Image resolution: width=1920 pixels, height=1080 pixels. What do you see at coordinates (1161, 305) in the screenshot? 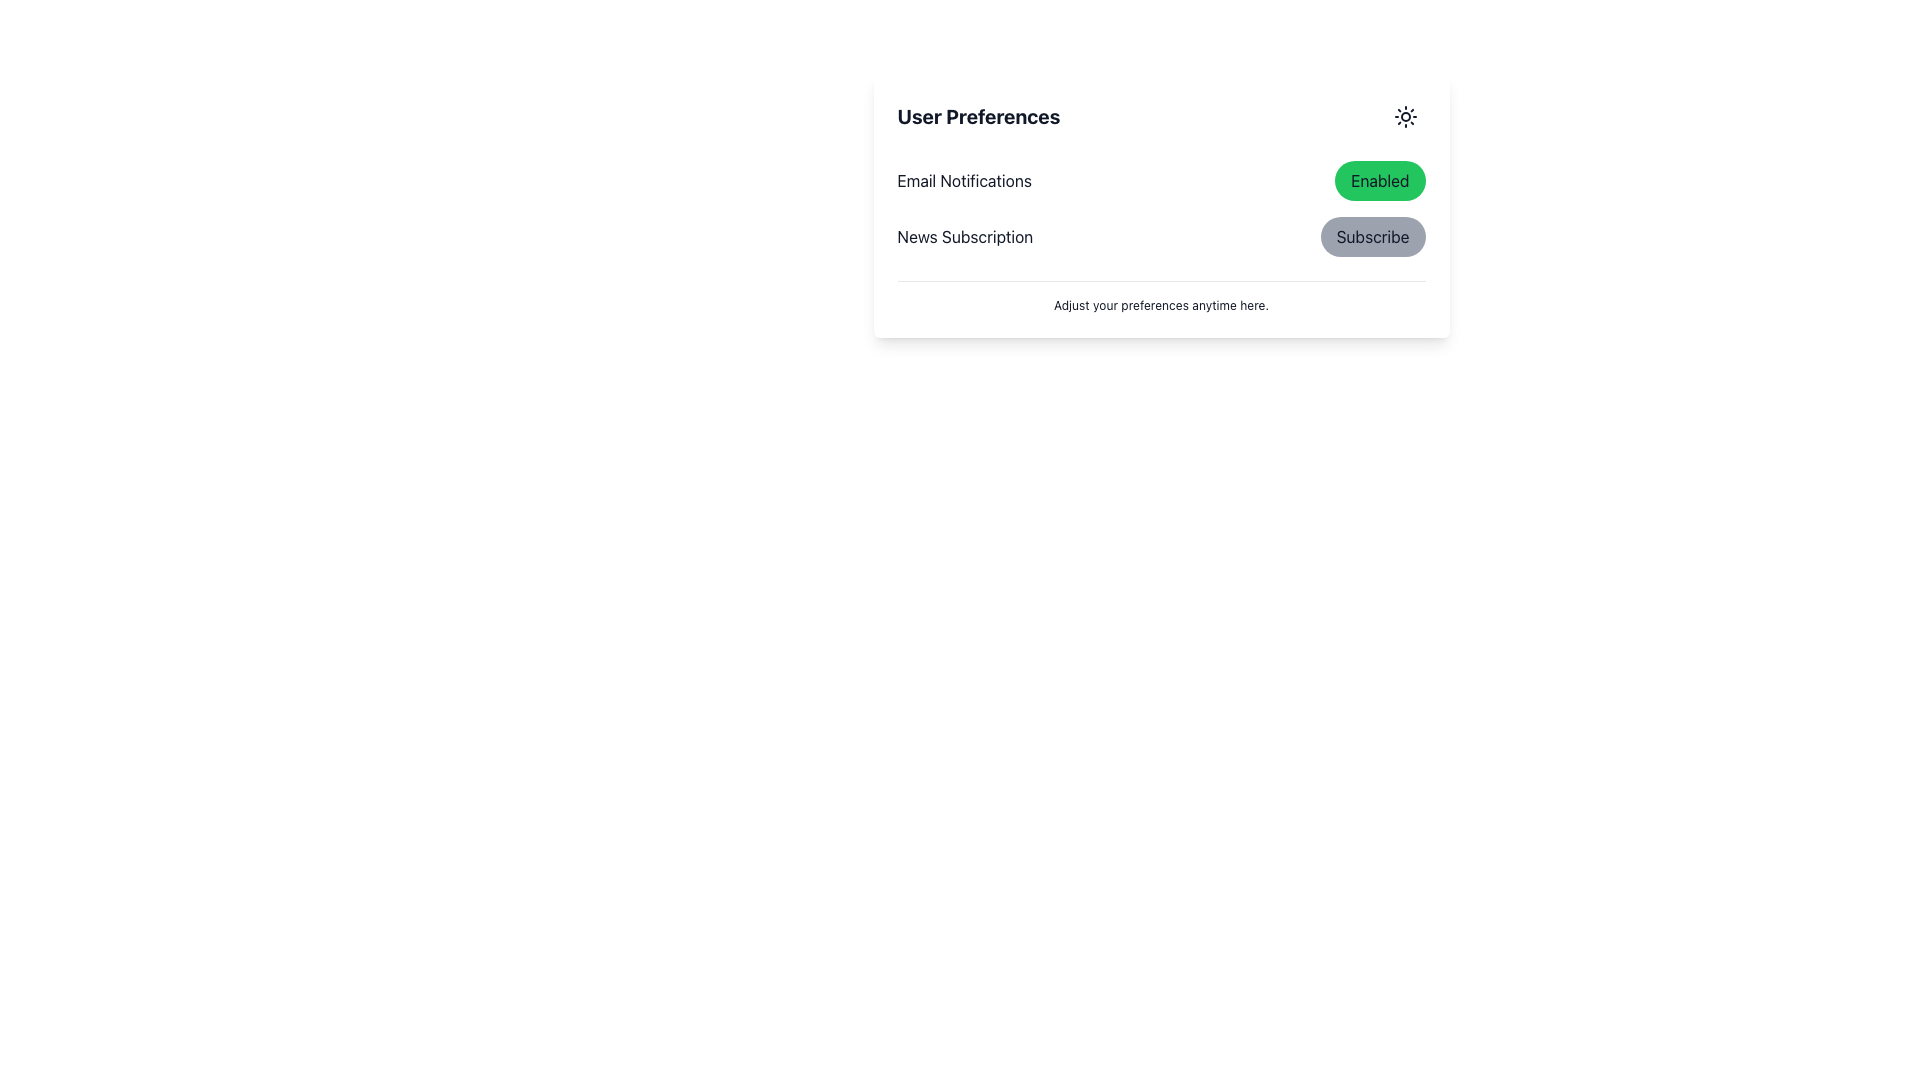
I see `the Static Text Display element that provides informational text about adjusting preferences, located at the lower center of the user preferences module, beneath a horizontal line separator` at bounding box center [1161, 305].